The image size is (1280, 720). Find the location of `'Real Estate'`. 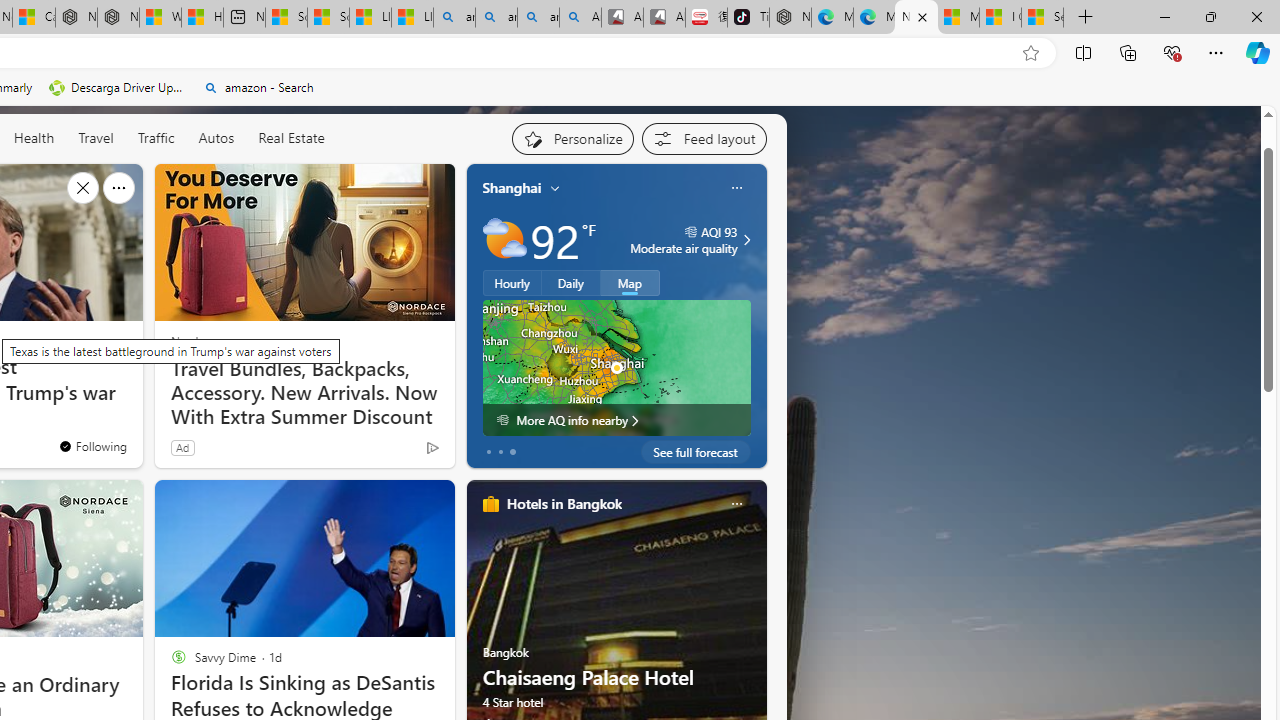

'Real Estate' is located at coordinates (290, 136).